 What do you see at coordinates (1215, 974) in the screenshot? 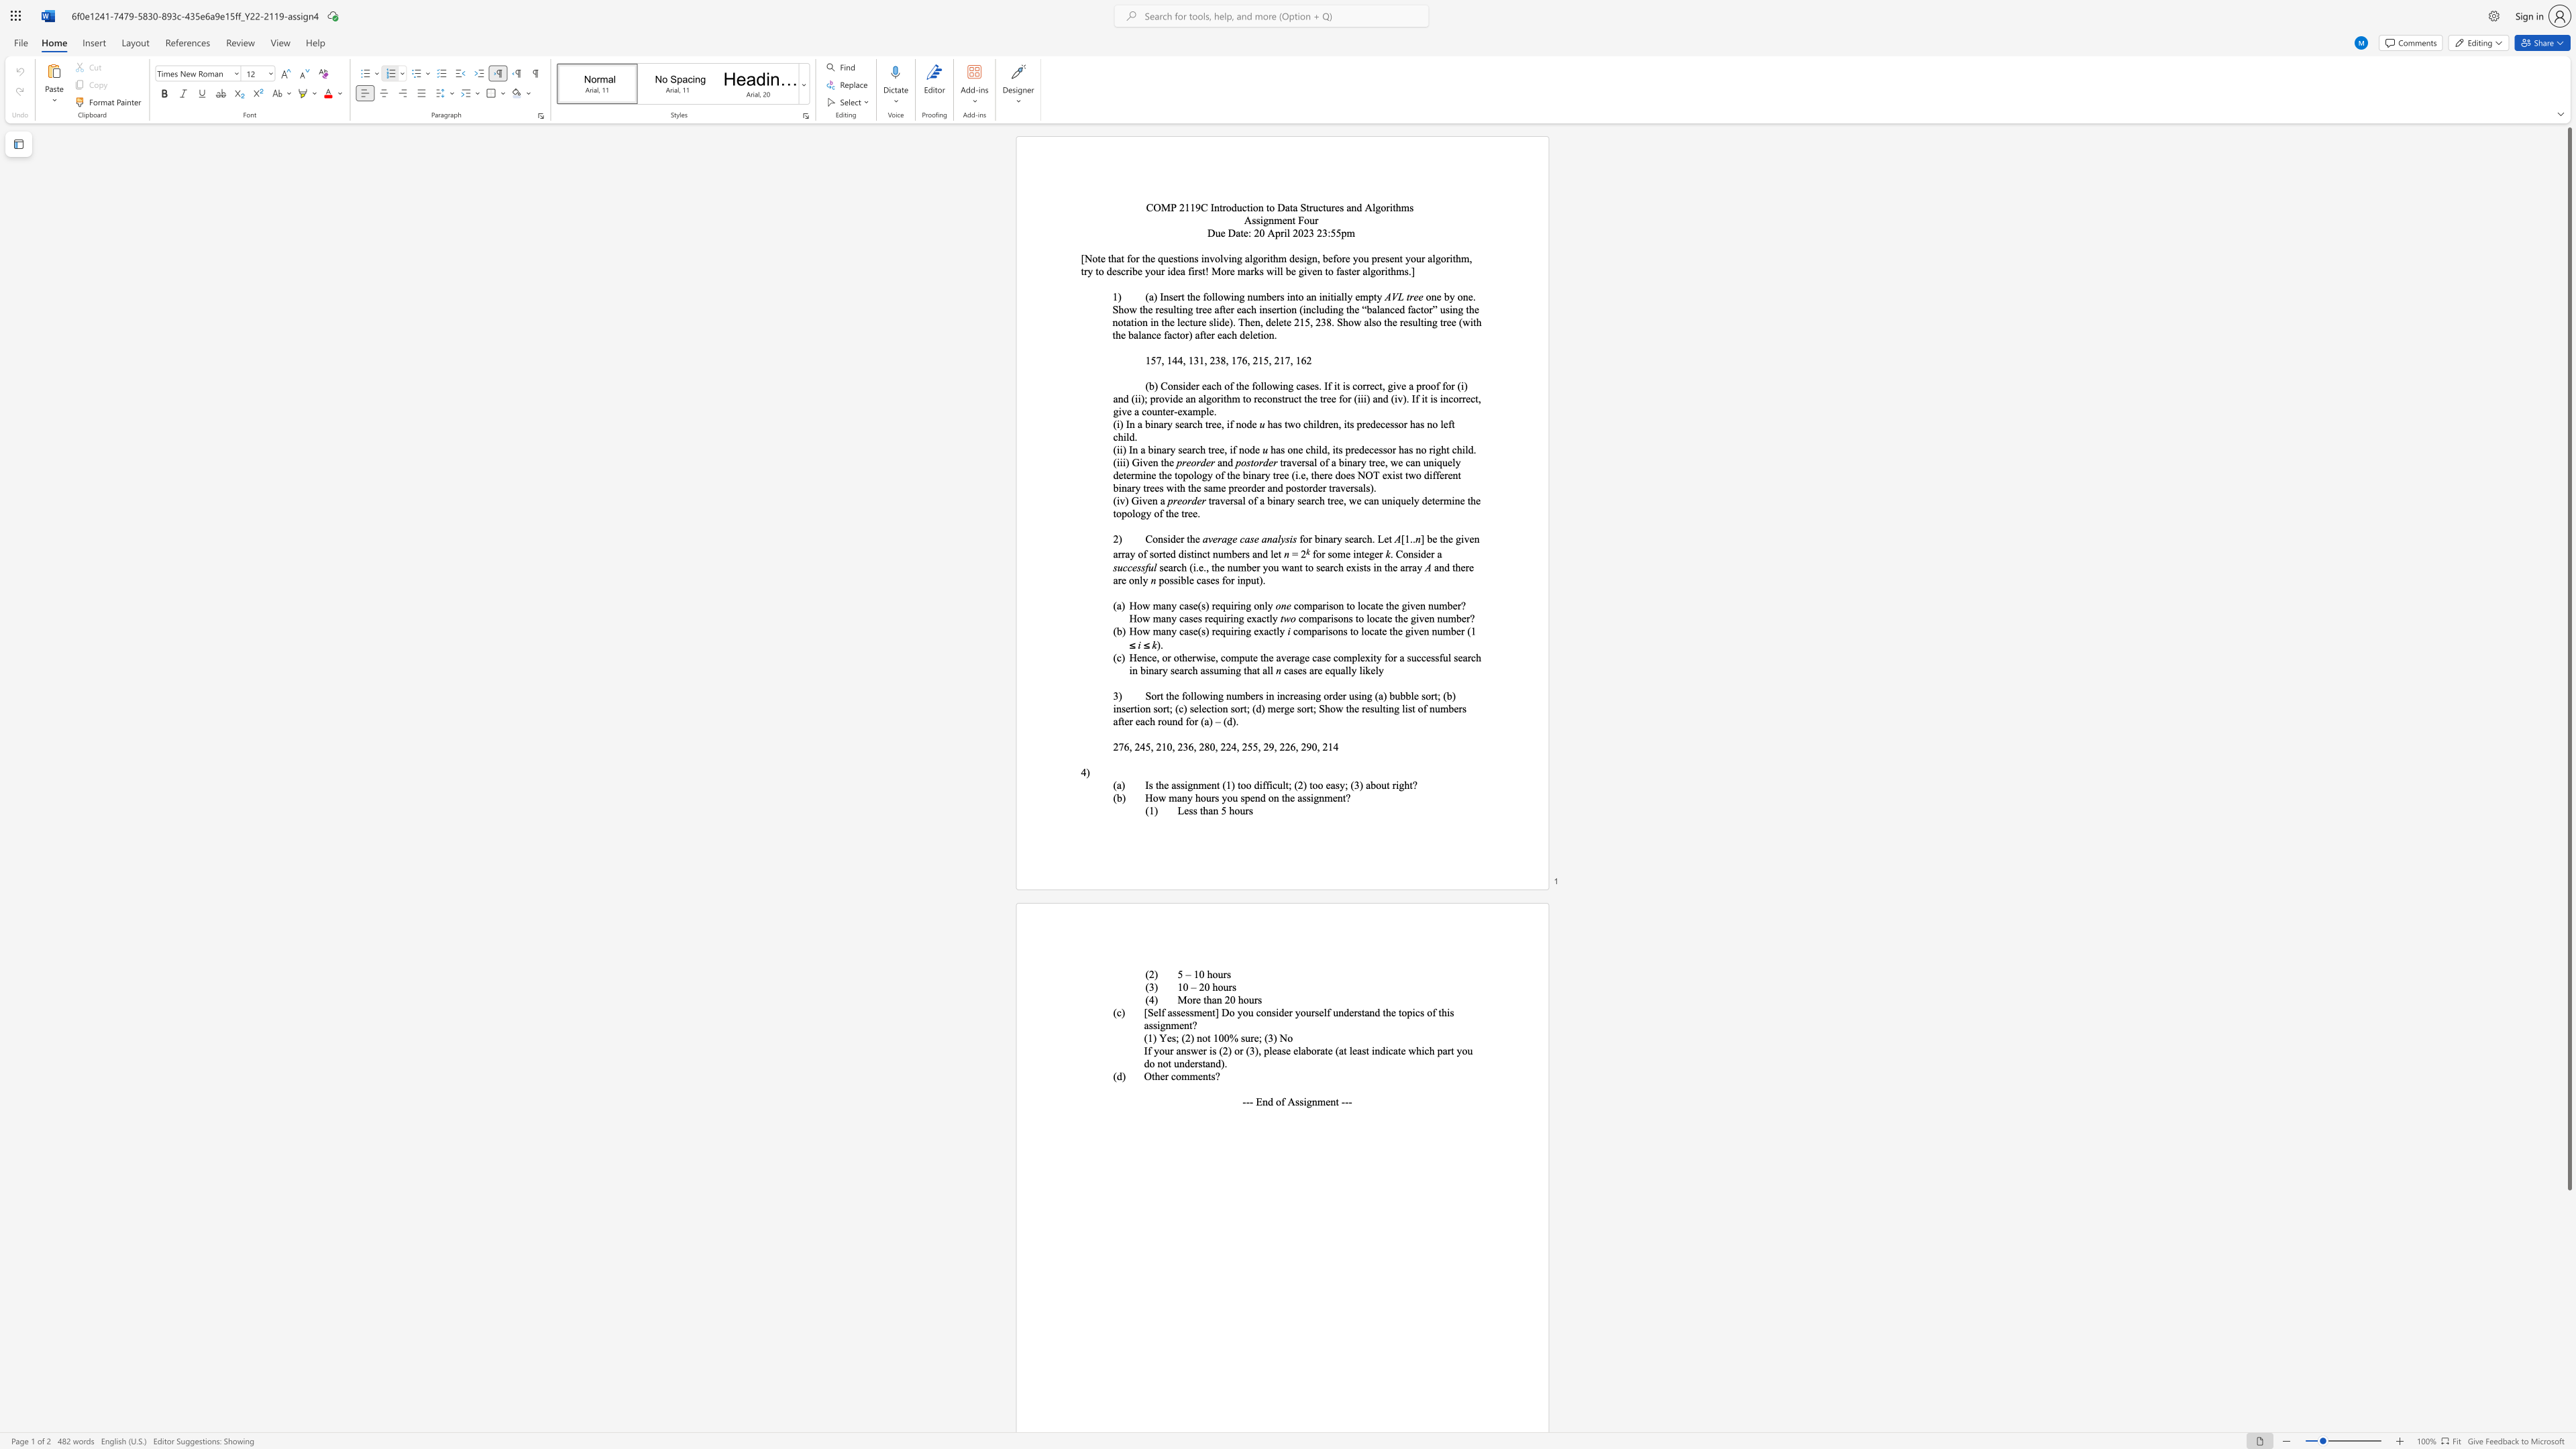
I see `the 1th character "o" in the text` at bounding box center [1215, 974].